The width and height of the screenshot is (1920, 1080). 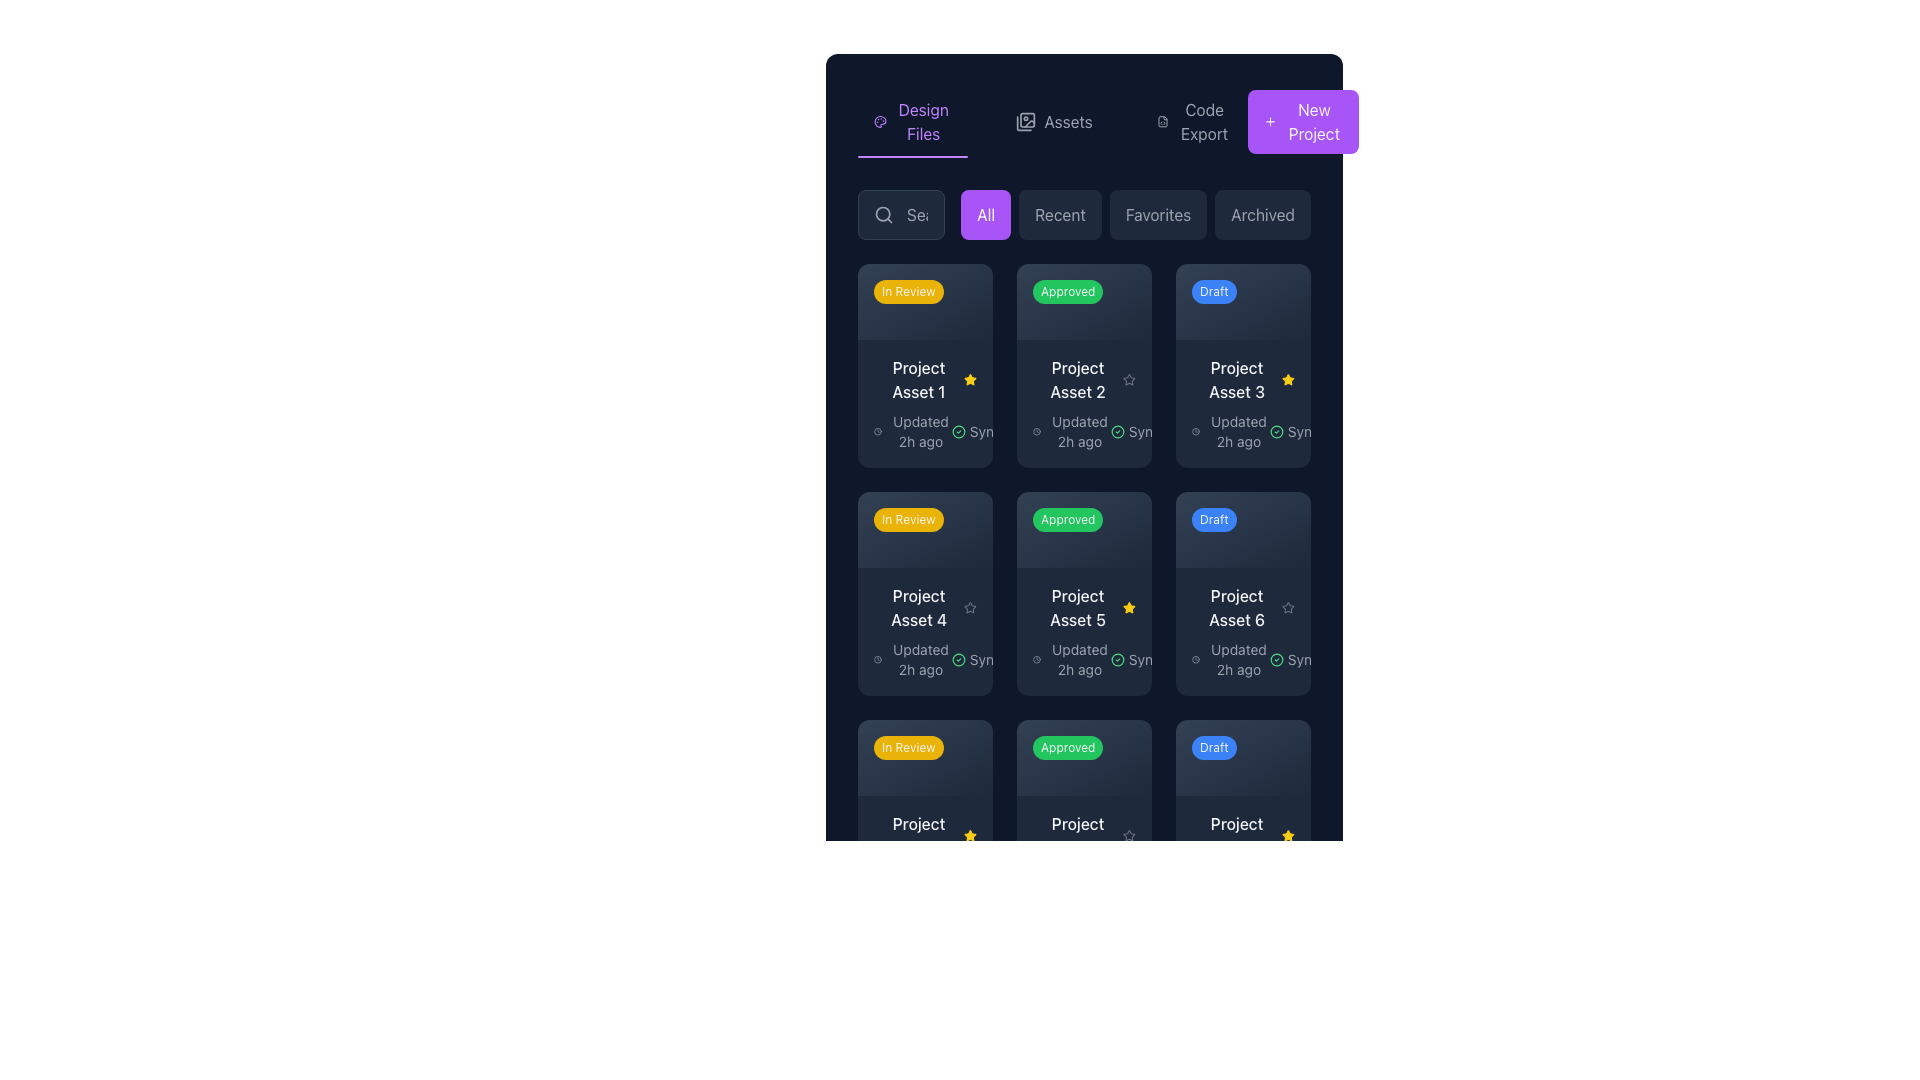 I want to click on green oval badge labeled 'Approved' for additional attributes, located in the top-left area of the 'Project Asset 5' card, so click(x=1083, y=757).